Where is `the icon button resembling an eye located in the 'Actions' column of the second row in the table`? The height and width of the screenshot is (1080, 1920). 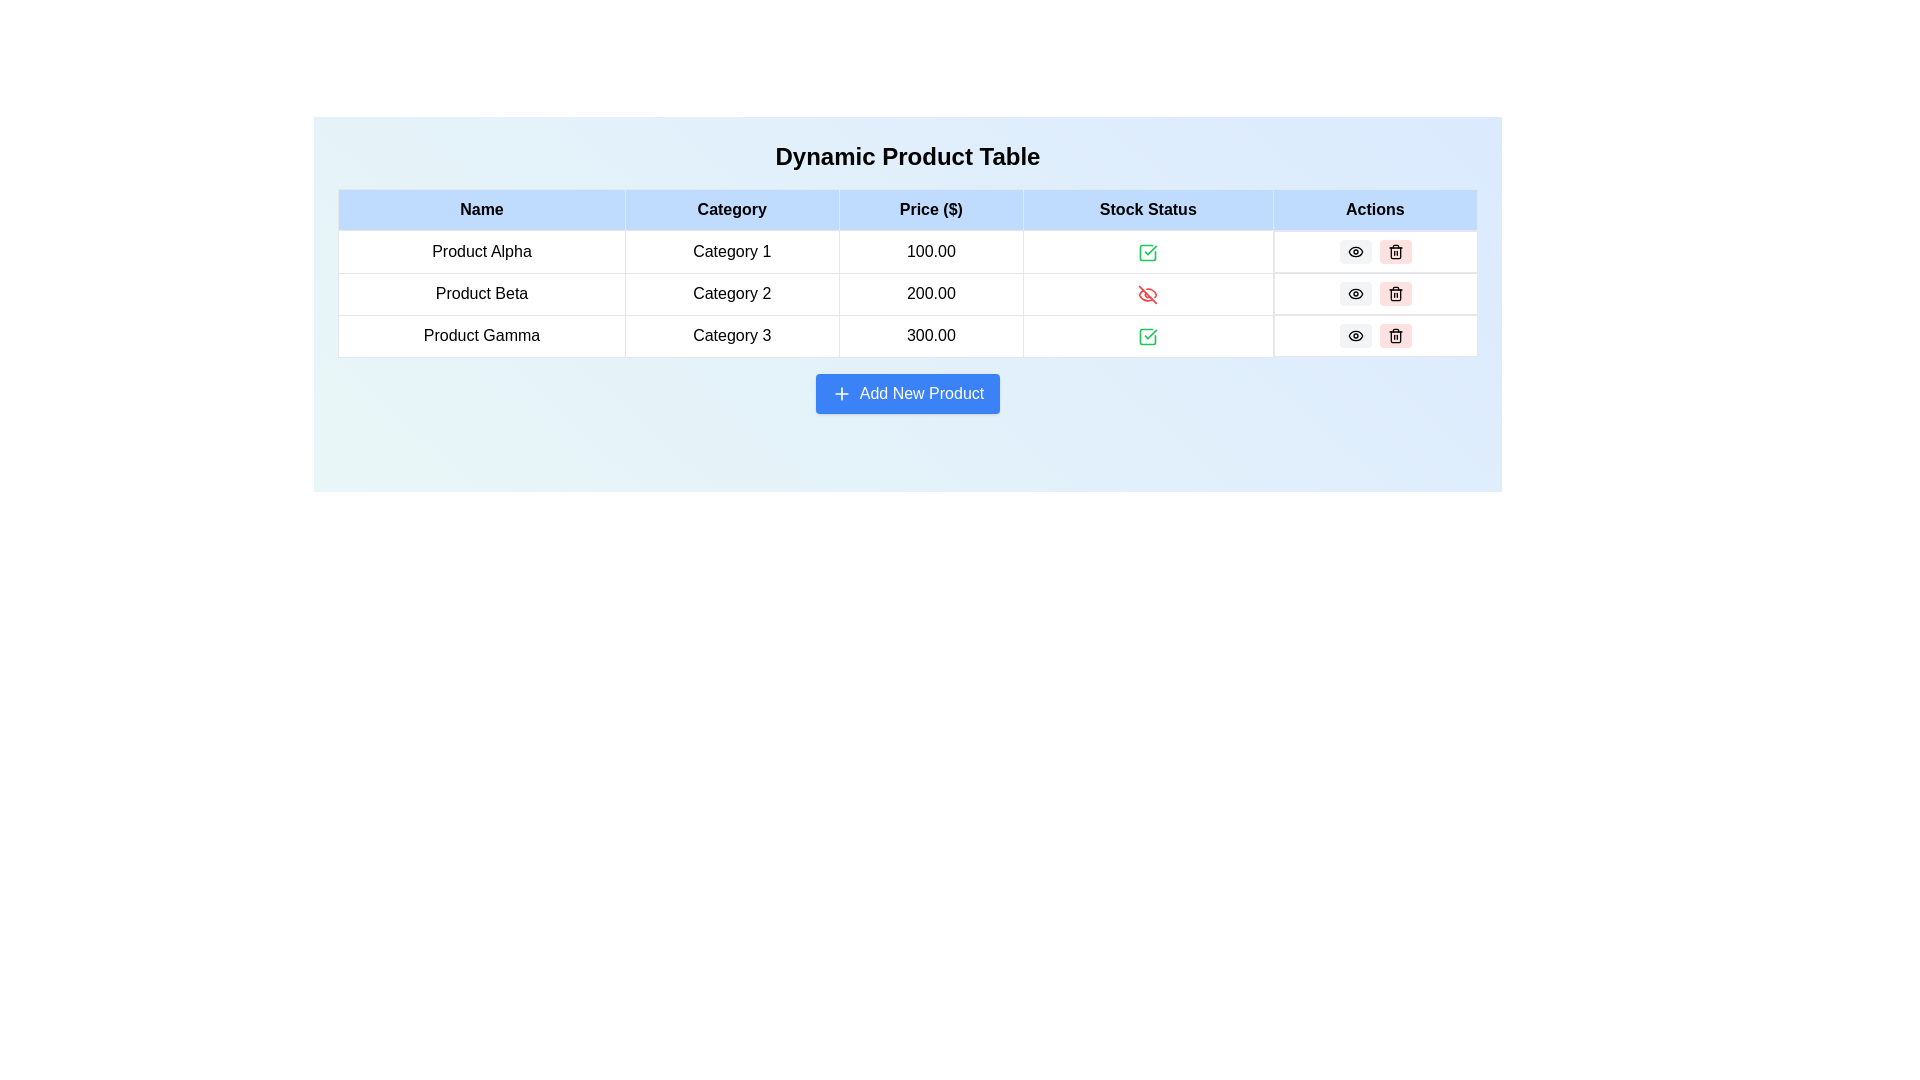
the icon button resembling an eye located in the 'Actions' column of the second row in the table is located at coordinates (1355, 250).